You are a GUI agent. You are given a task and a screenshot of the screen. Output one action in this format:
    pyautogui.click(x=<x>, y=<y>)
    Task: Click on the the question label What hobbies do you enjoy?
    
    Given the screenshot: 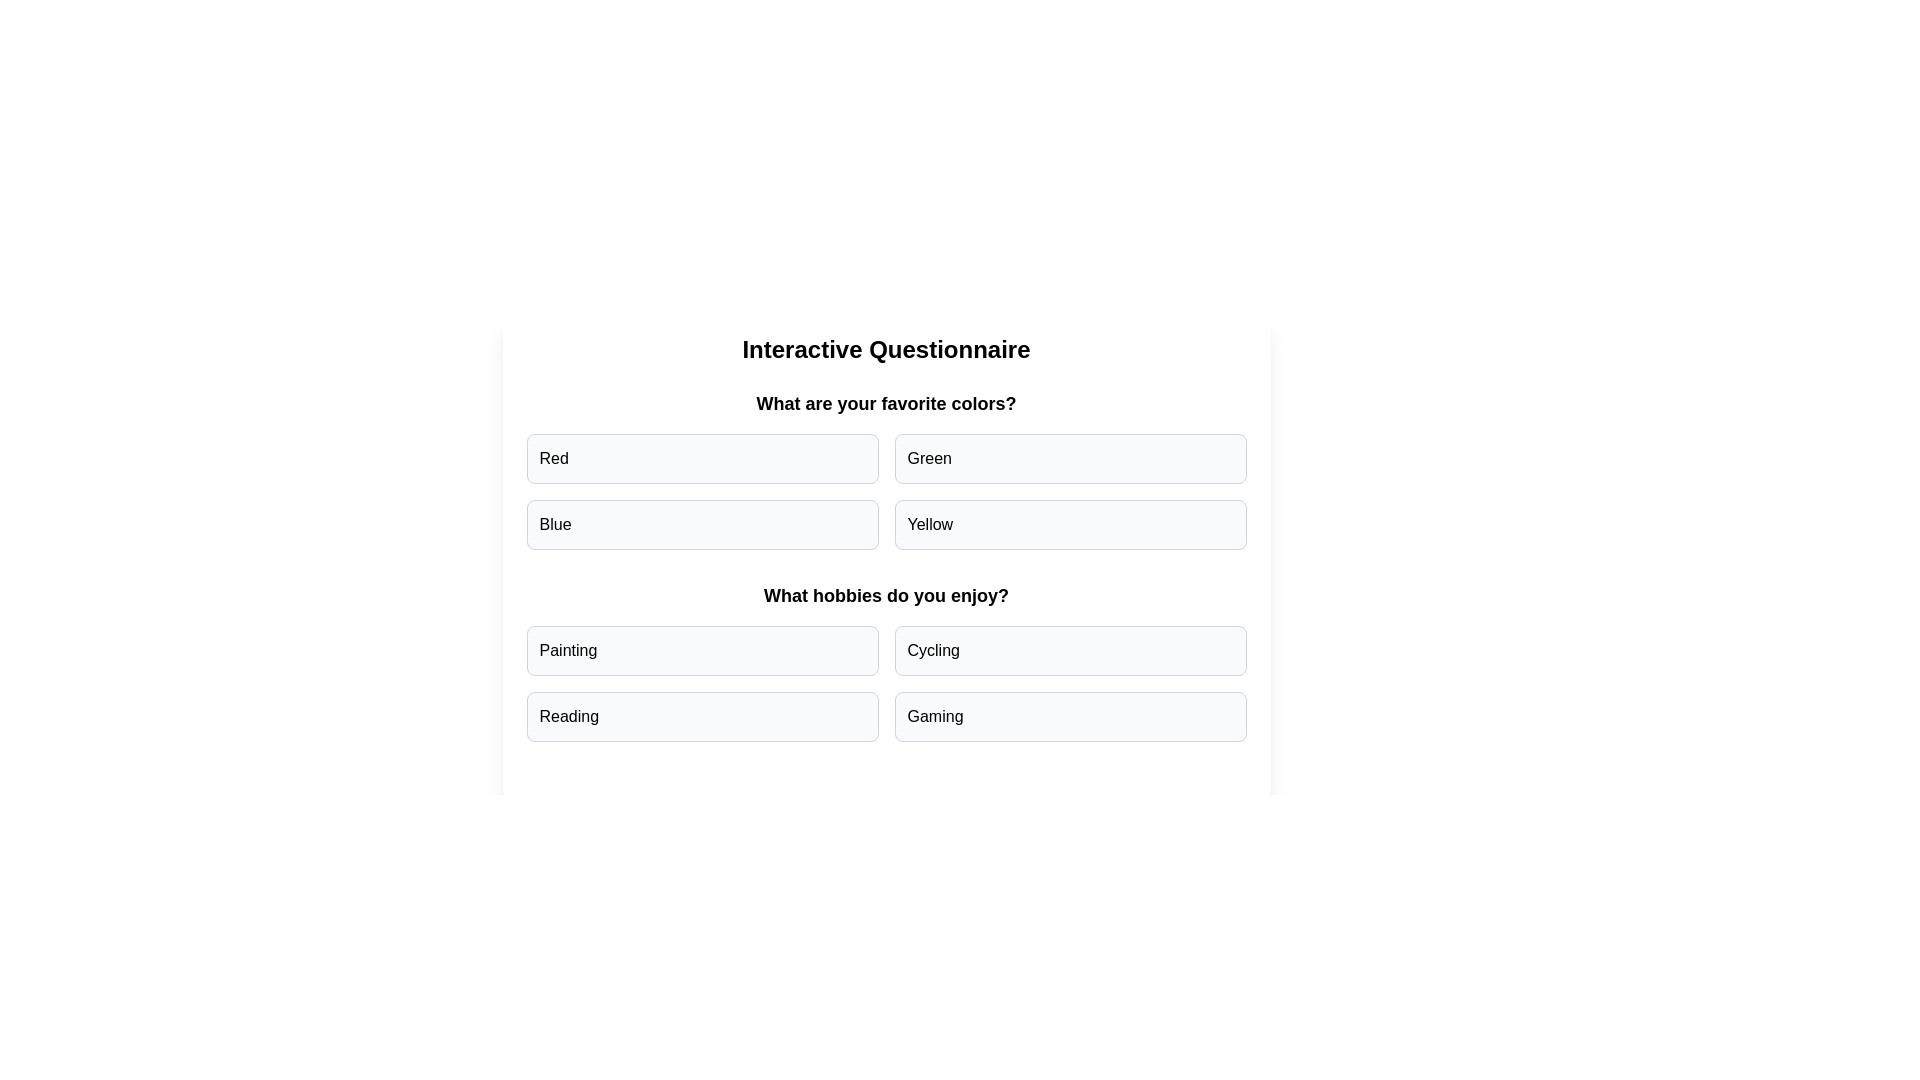 What is the action you would take?
    pyautogui.click(x=885, y=595)
    